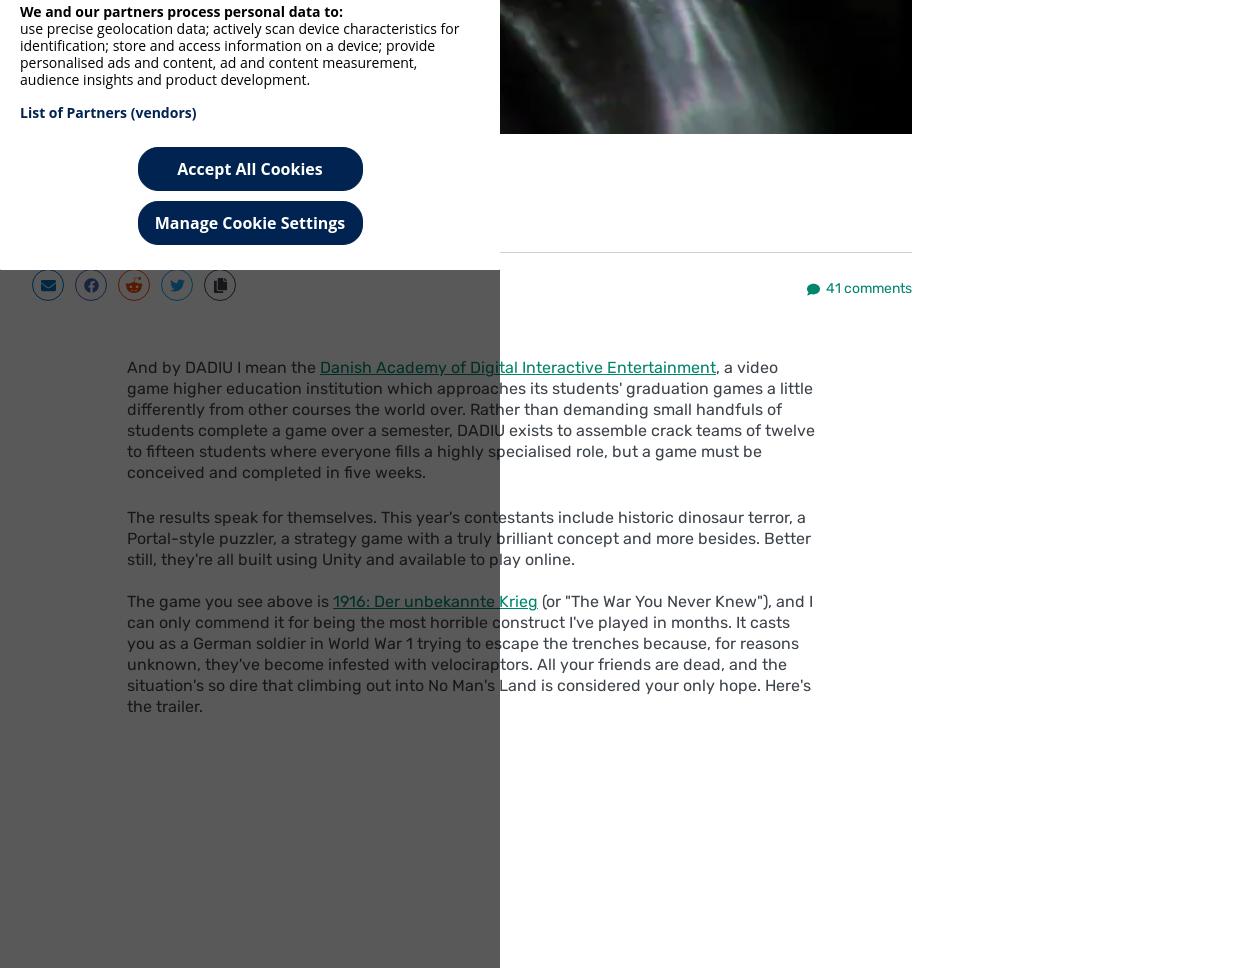  What do you see at coordinates (127, 537) in the screenshot?
I see `'The results speak for themselves. This year's contestants include historic dinosaur terror, a Portal-style puzzler, a strategy game with a truly brilliant concept and more besides. Better still, they're all built using Unity and available to play online.'` at bounding box center [127, 537].